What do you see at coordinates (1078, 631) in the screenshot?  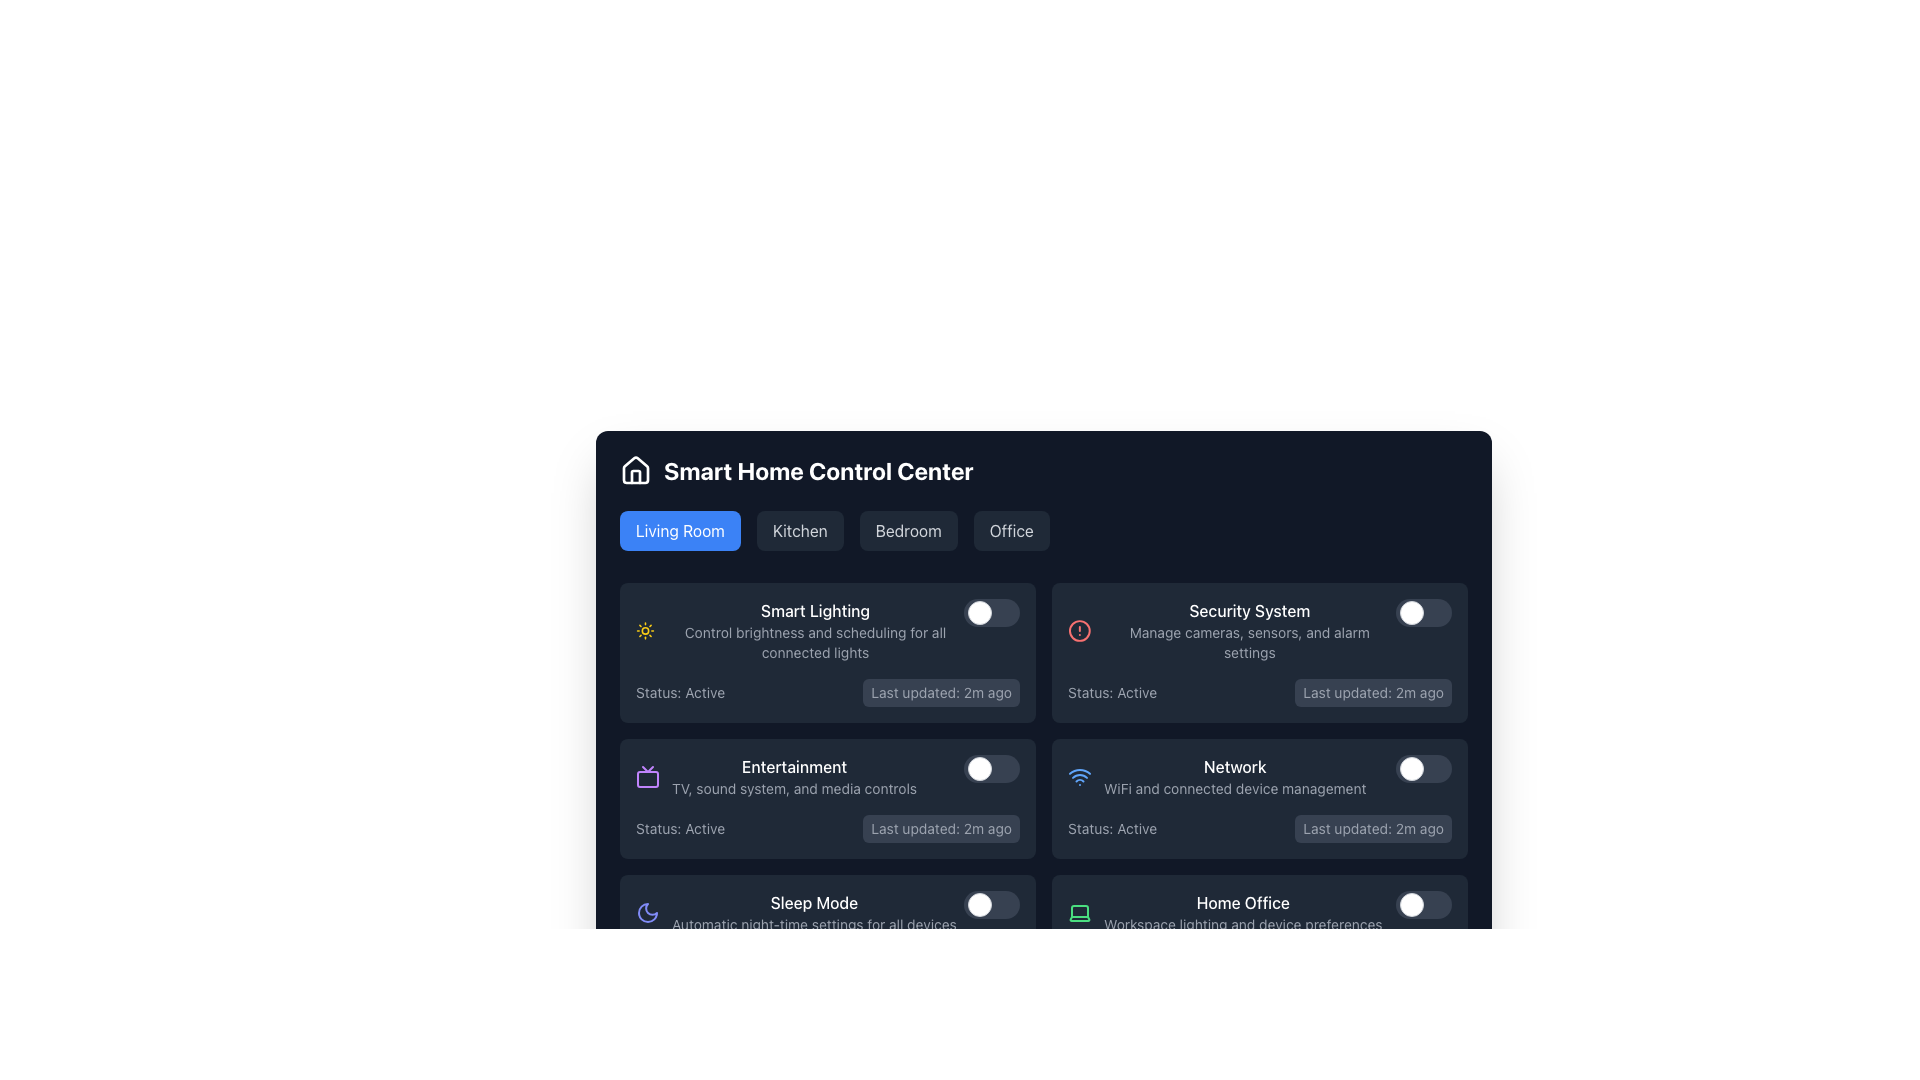 I see `the alert icon located on the left side of the 'Security System' title text, which indicates a warning or status notification` at bounding box center [1078, 631].